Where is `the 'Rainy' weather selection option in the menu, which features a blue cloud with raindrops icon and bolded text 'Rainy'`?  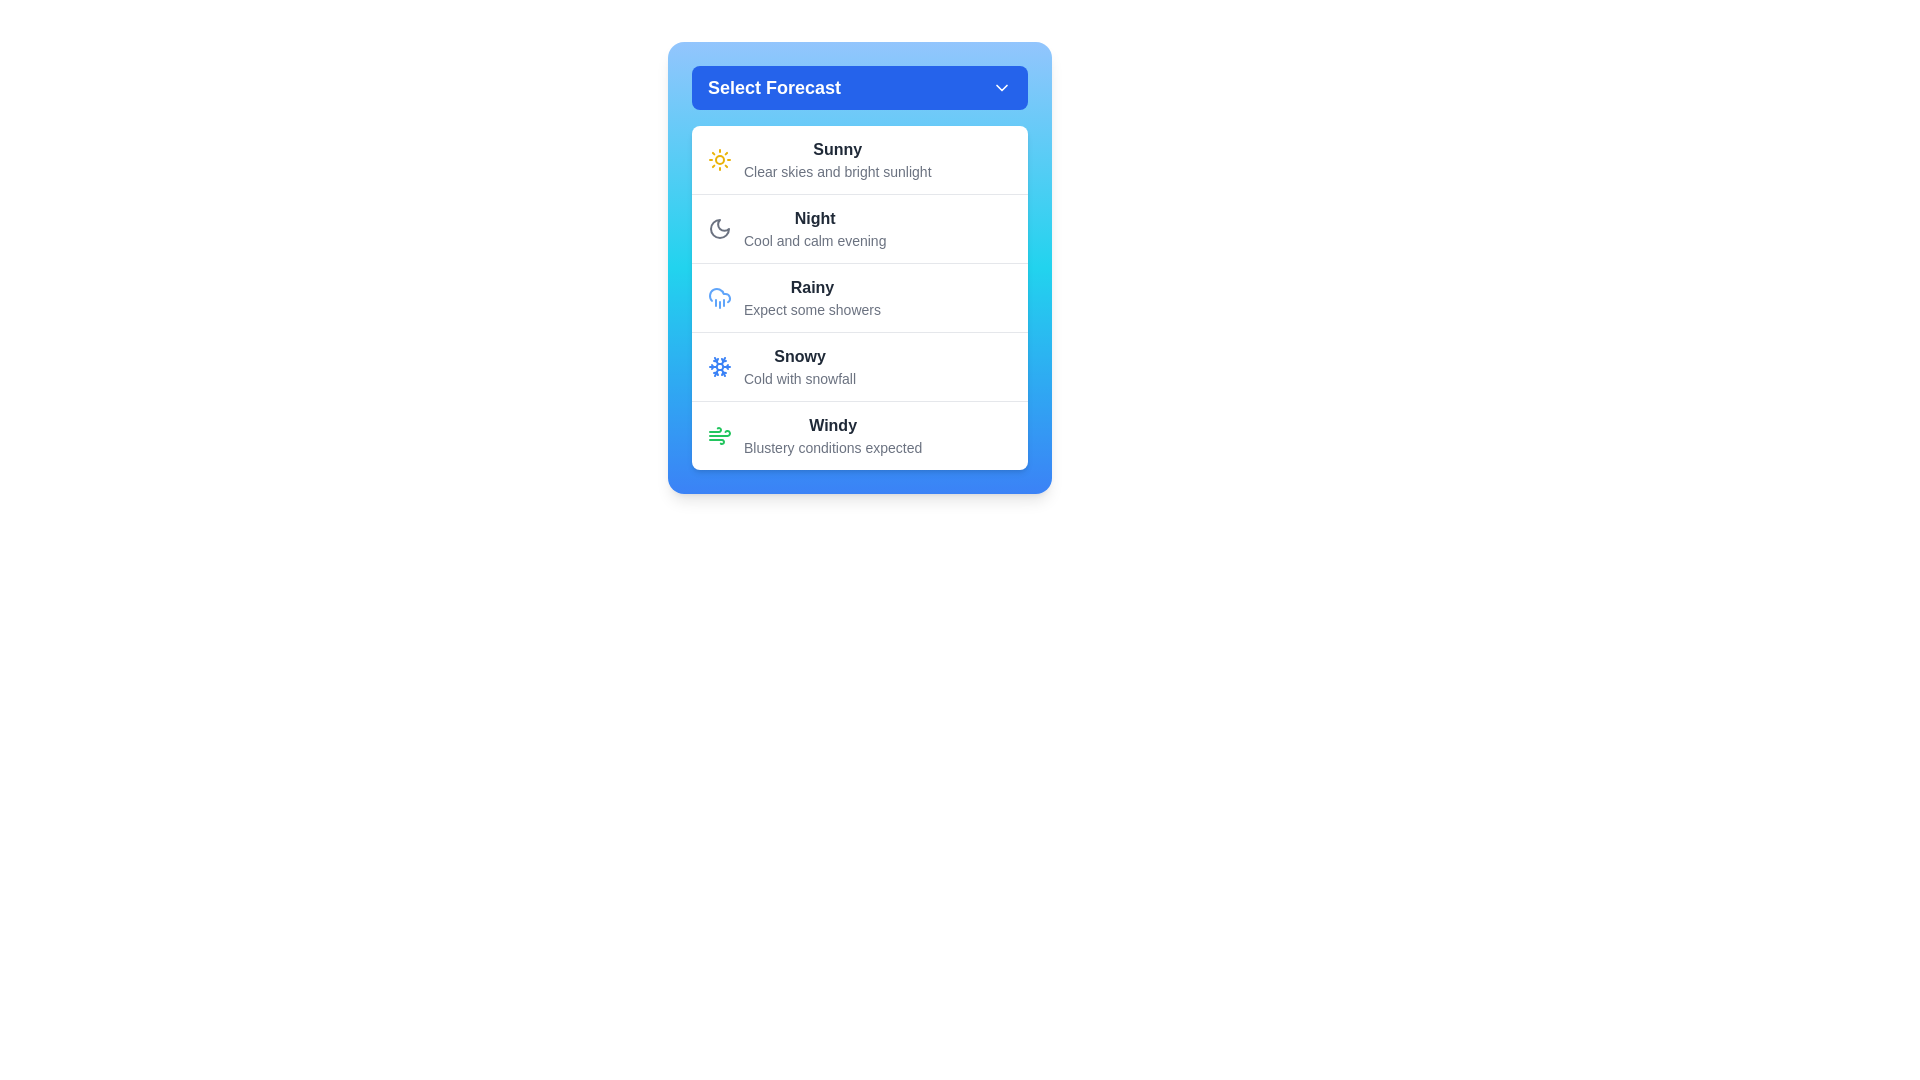
the 'Rainy' weather selection option in the menu, which features a blue cloud with raindrops icon and bolded text 'Rainy' is located at coordinates (859, 297).